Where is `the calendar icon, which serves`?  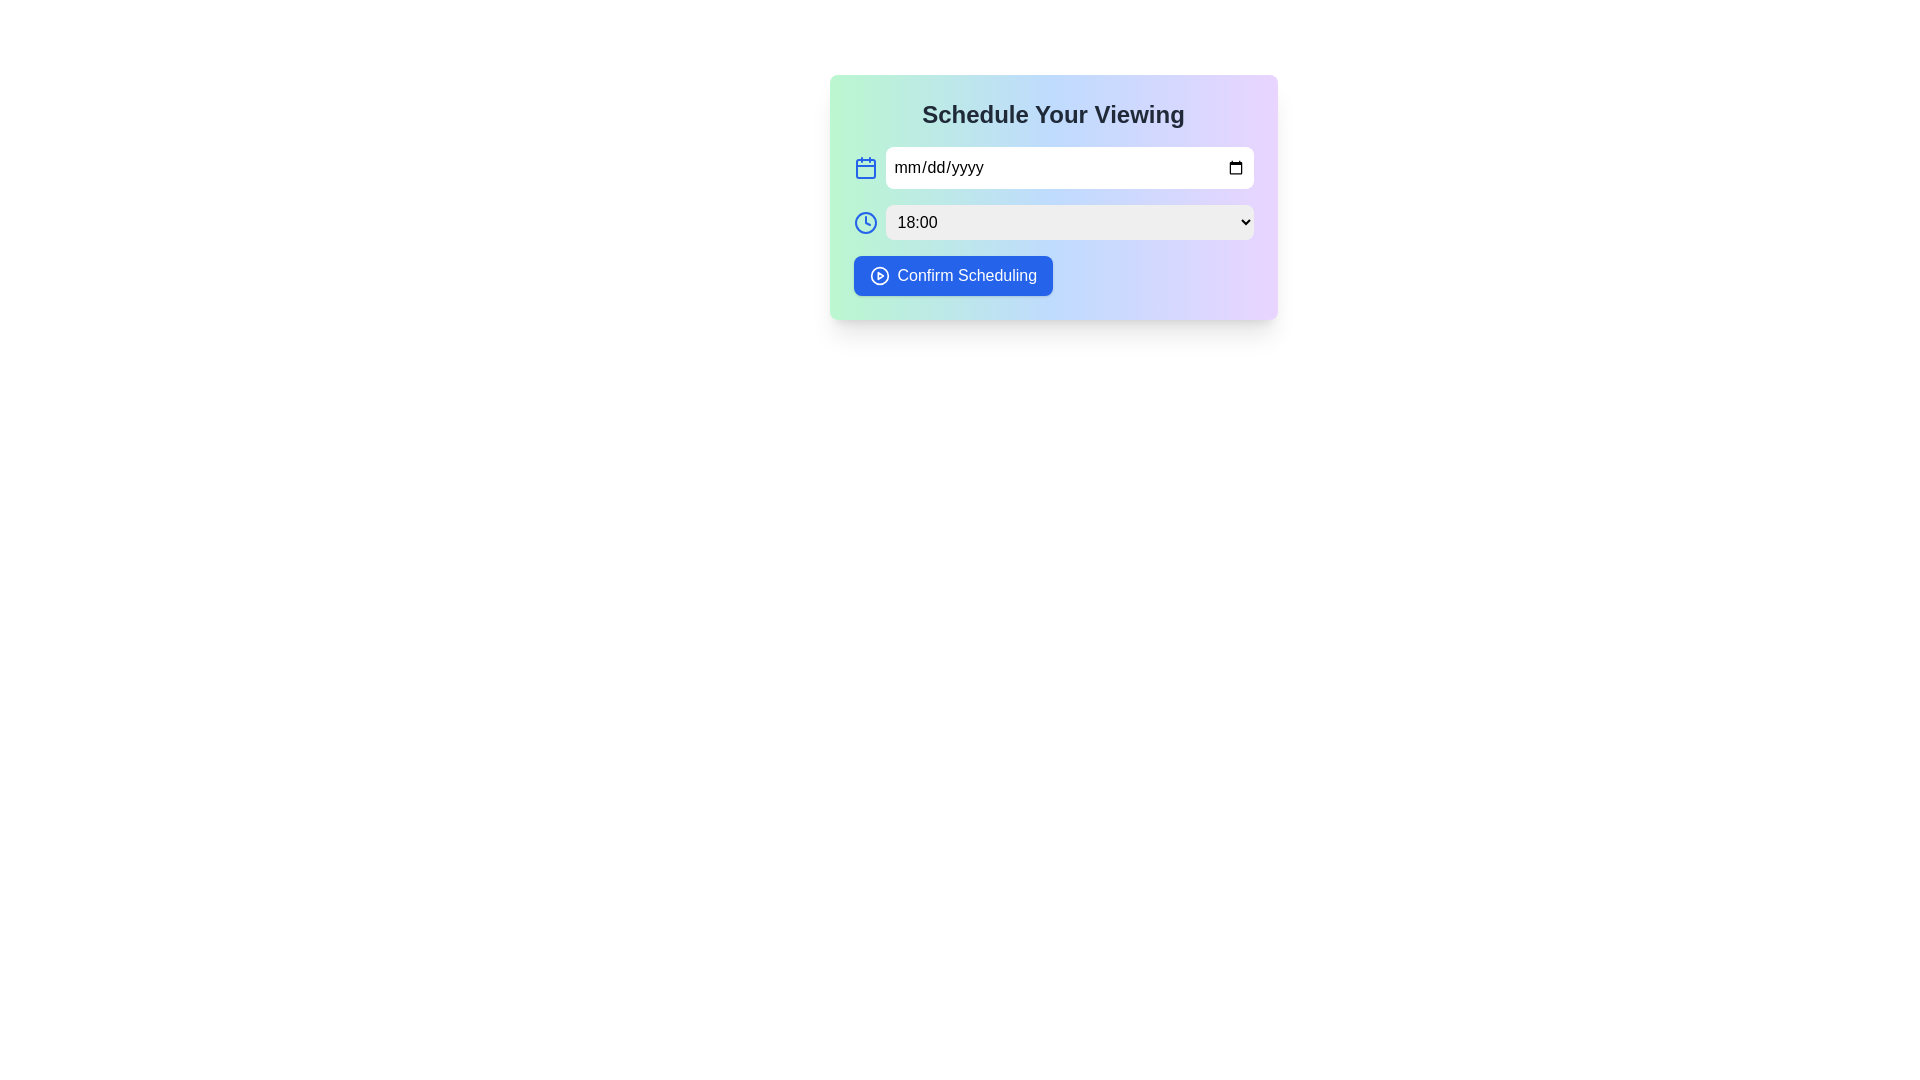 the calendar icon, which serves is located at coordinates (865, 167).